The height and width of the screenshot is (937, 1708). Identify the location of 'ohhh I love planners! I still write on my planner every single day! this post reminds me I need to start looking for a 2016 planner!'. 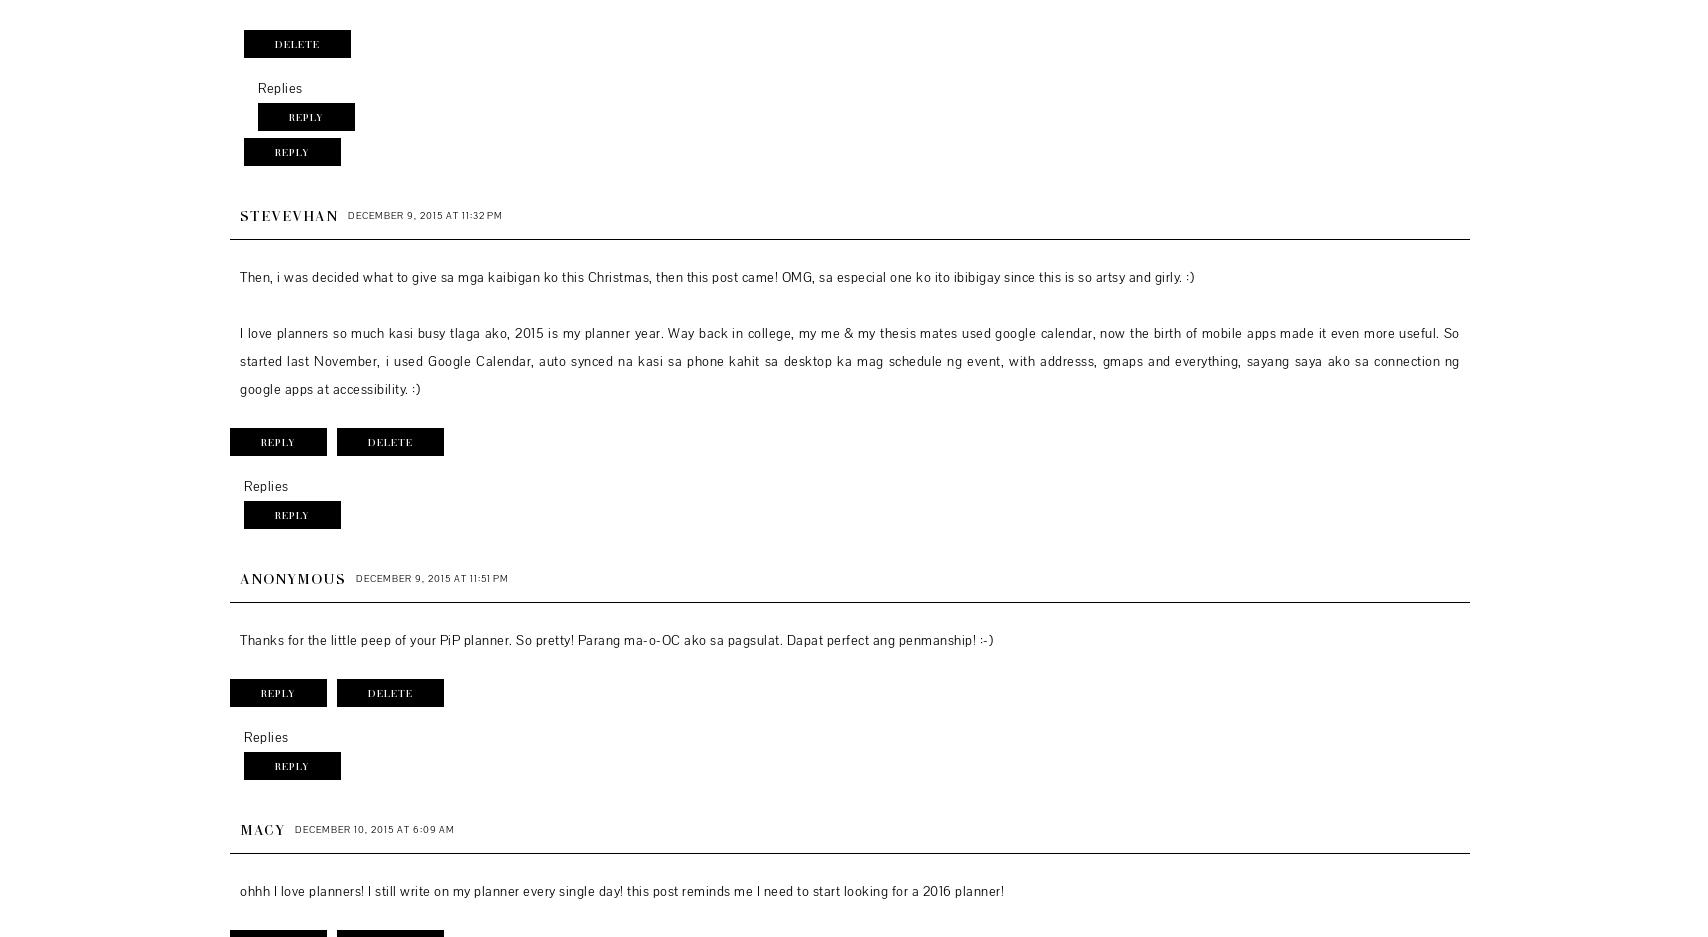
(622, 889).